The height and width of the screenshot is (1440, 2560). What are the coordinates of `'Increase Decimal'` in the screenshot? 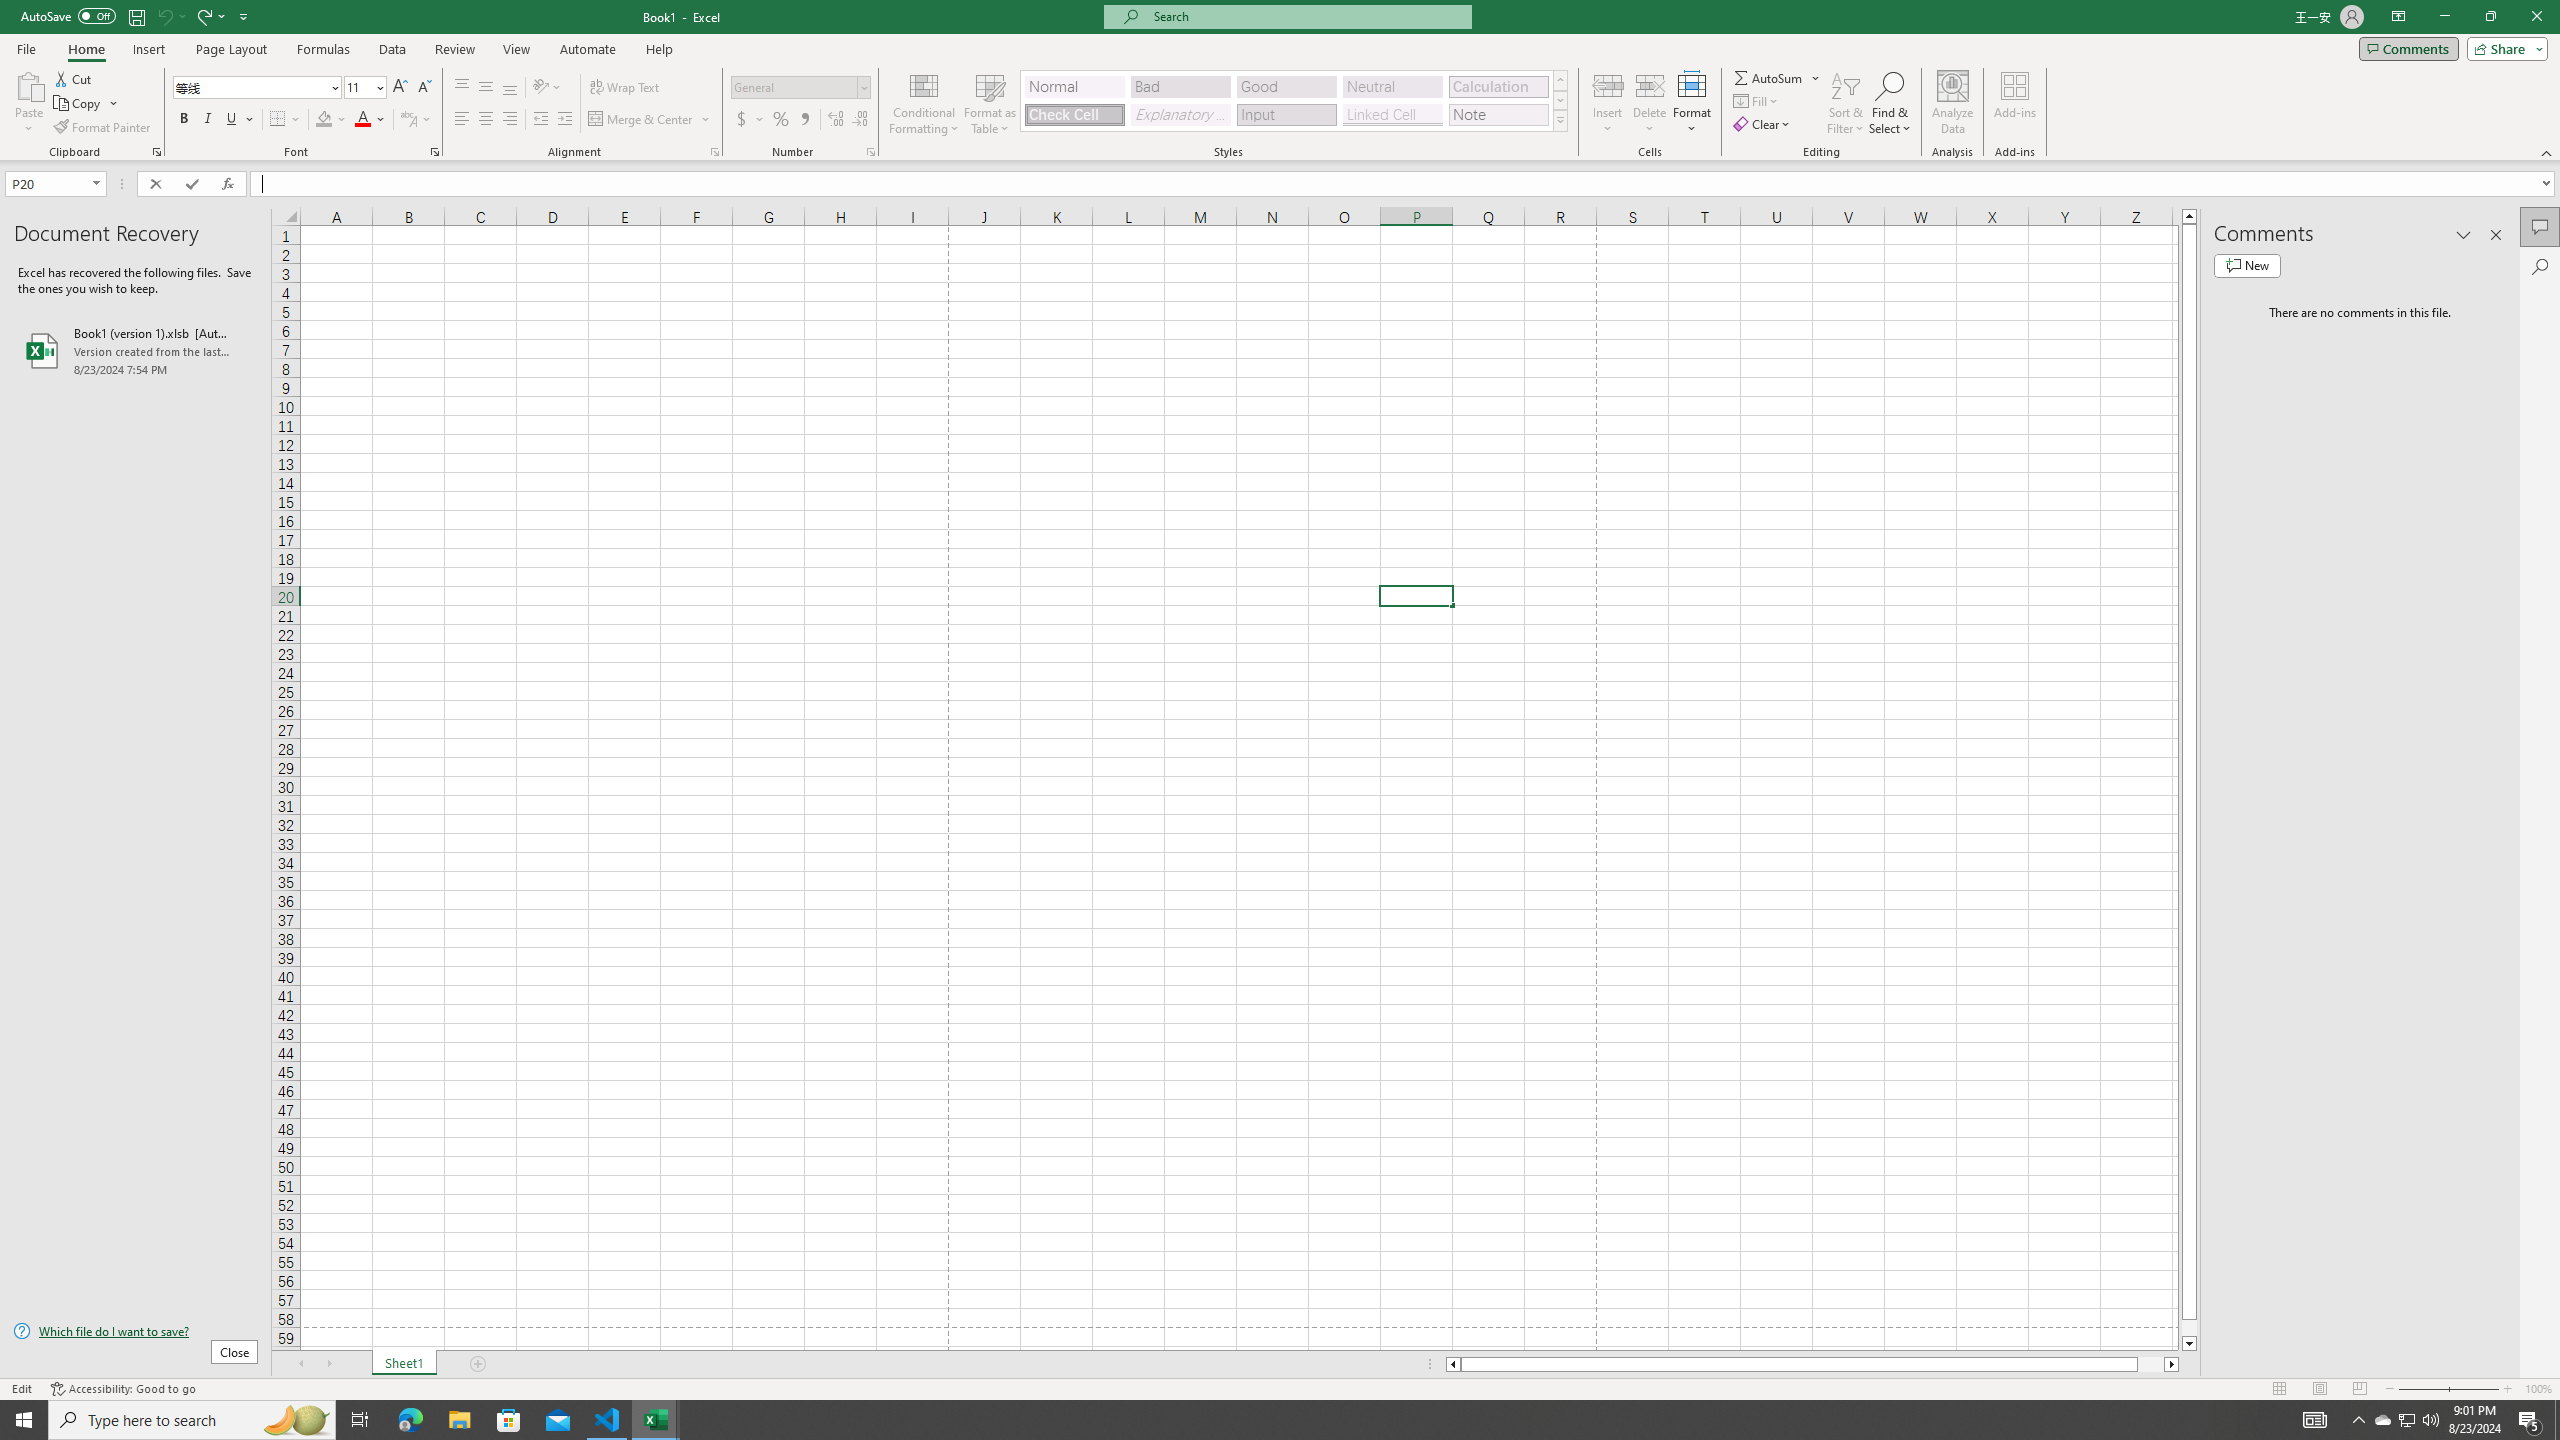 It's located at (835, 118).